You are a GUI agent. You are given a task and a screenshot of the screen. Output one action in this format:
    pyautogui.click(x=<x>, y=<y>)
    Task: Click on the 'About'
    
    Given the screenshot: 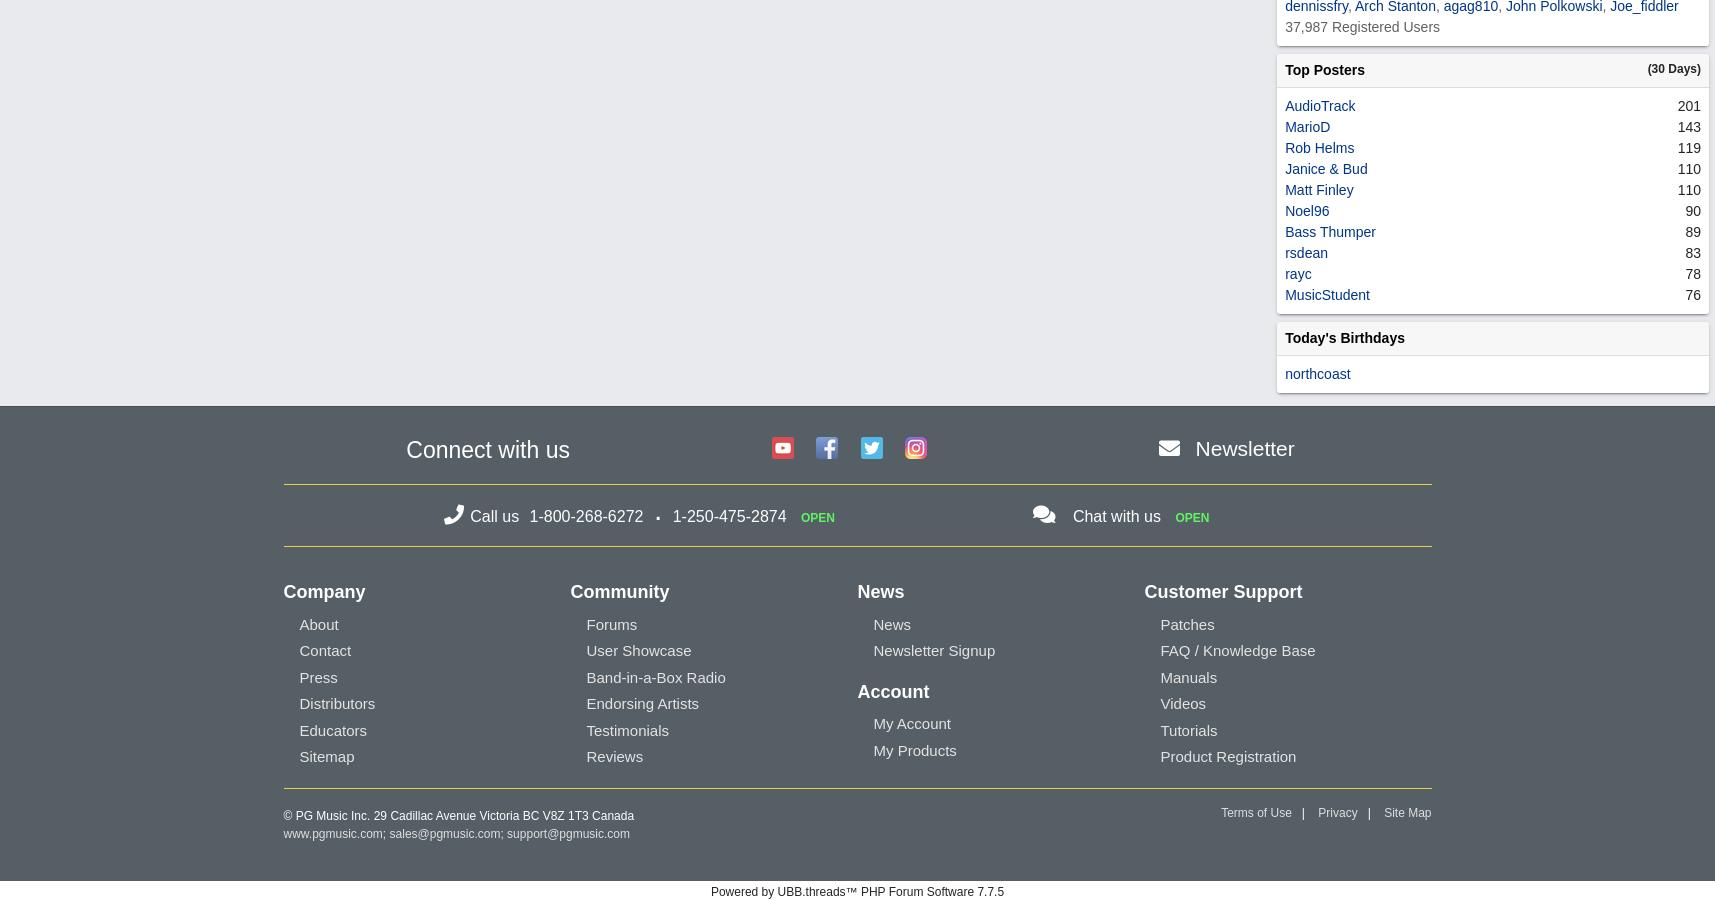 What is the action you would take?
    pyautogui.click(x=317, y=623)
    